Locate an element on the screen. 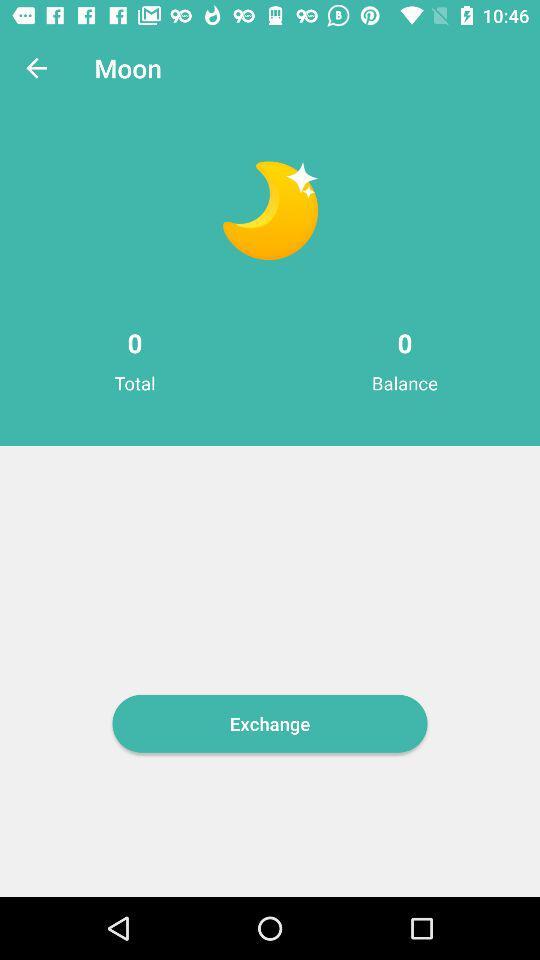 The height and width of the screenshot is (960, 540). exchange is located at coordinates (270, 722).